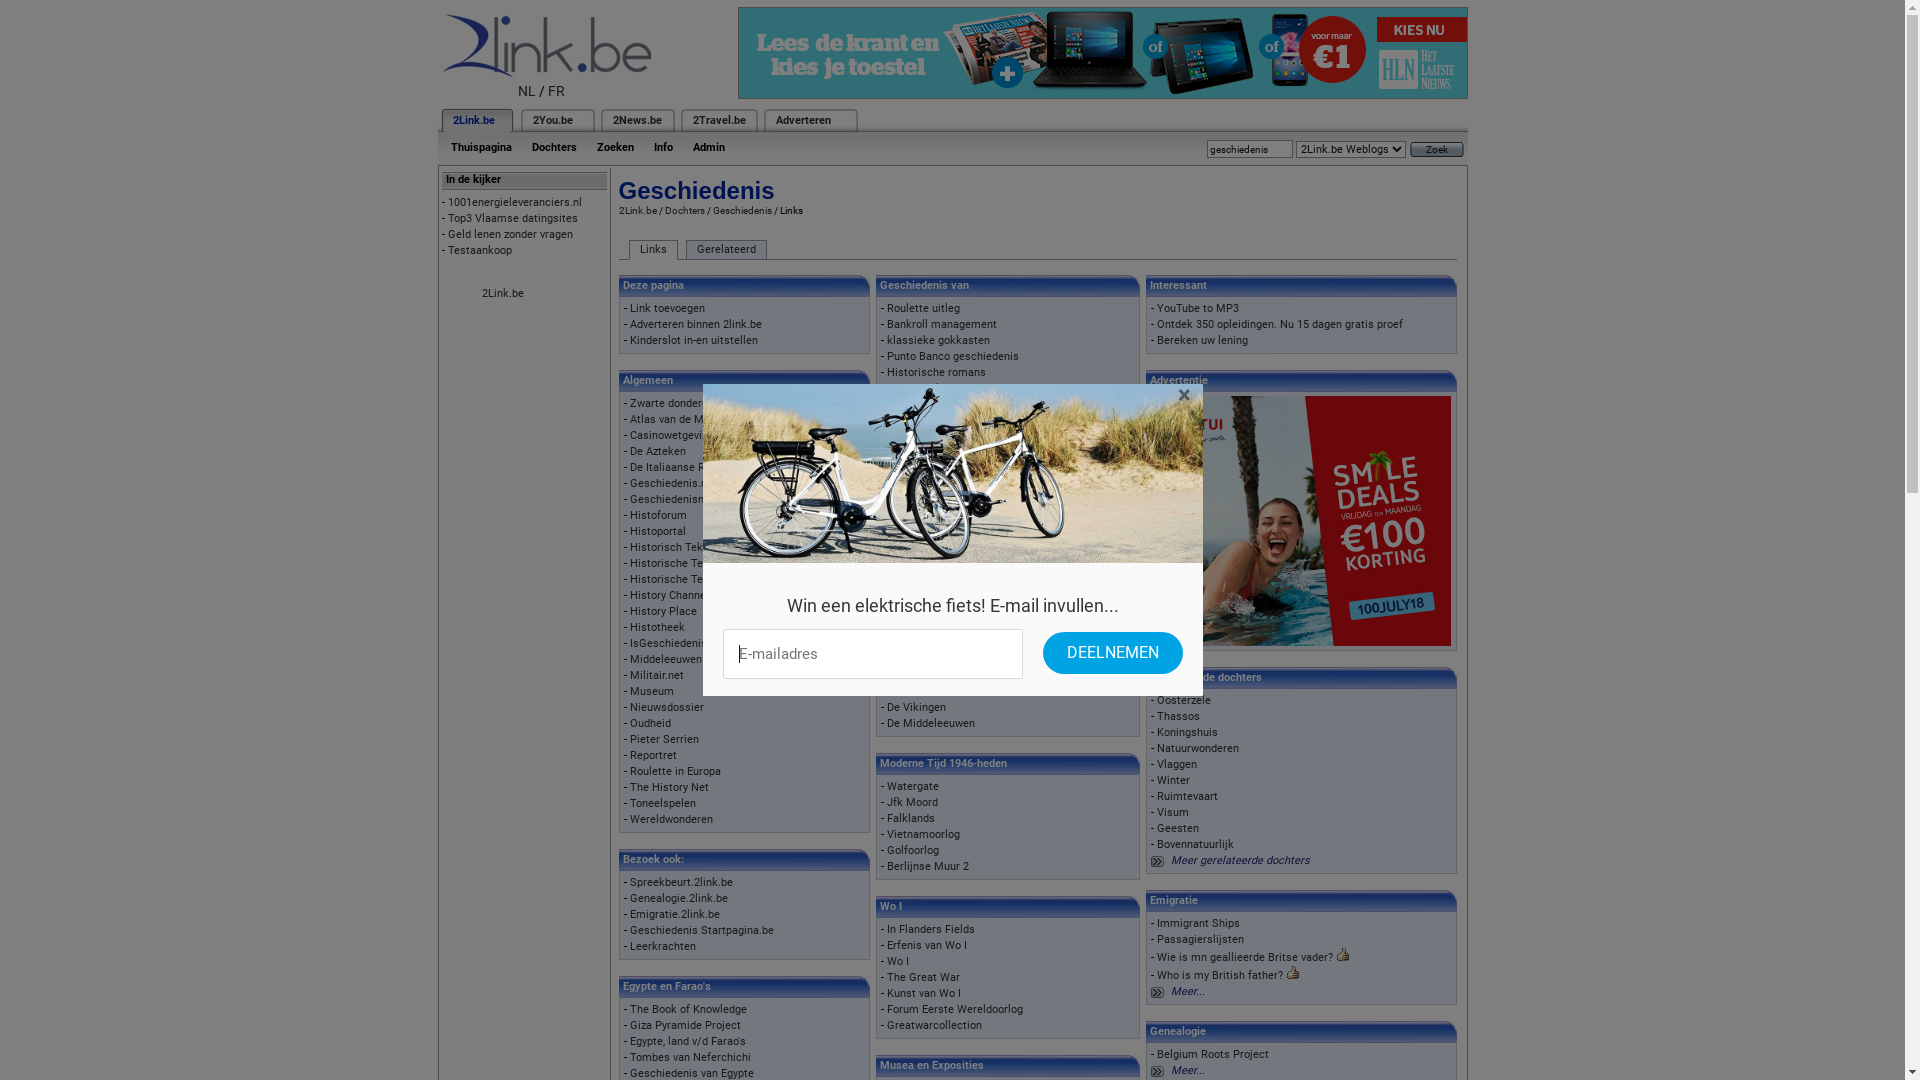 This screenshot has width=1920, height=1080. I want to click on 'Dochters', so click(554, 146).